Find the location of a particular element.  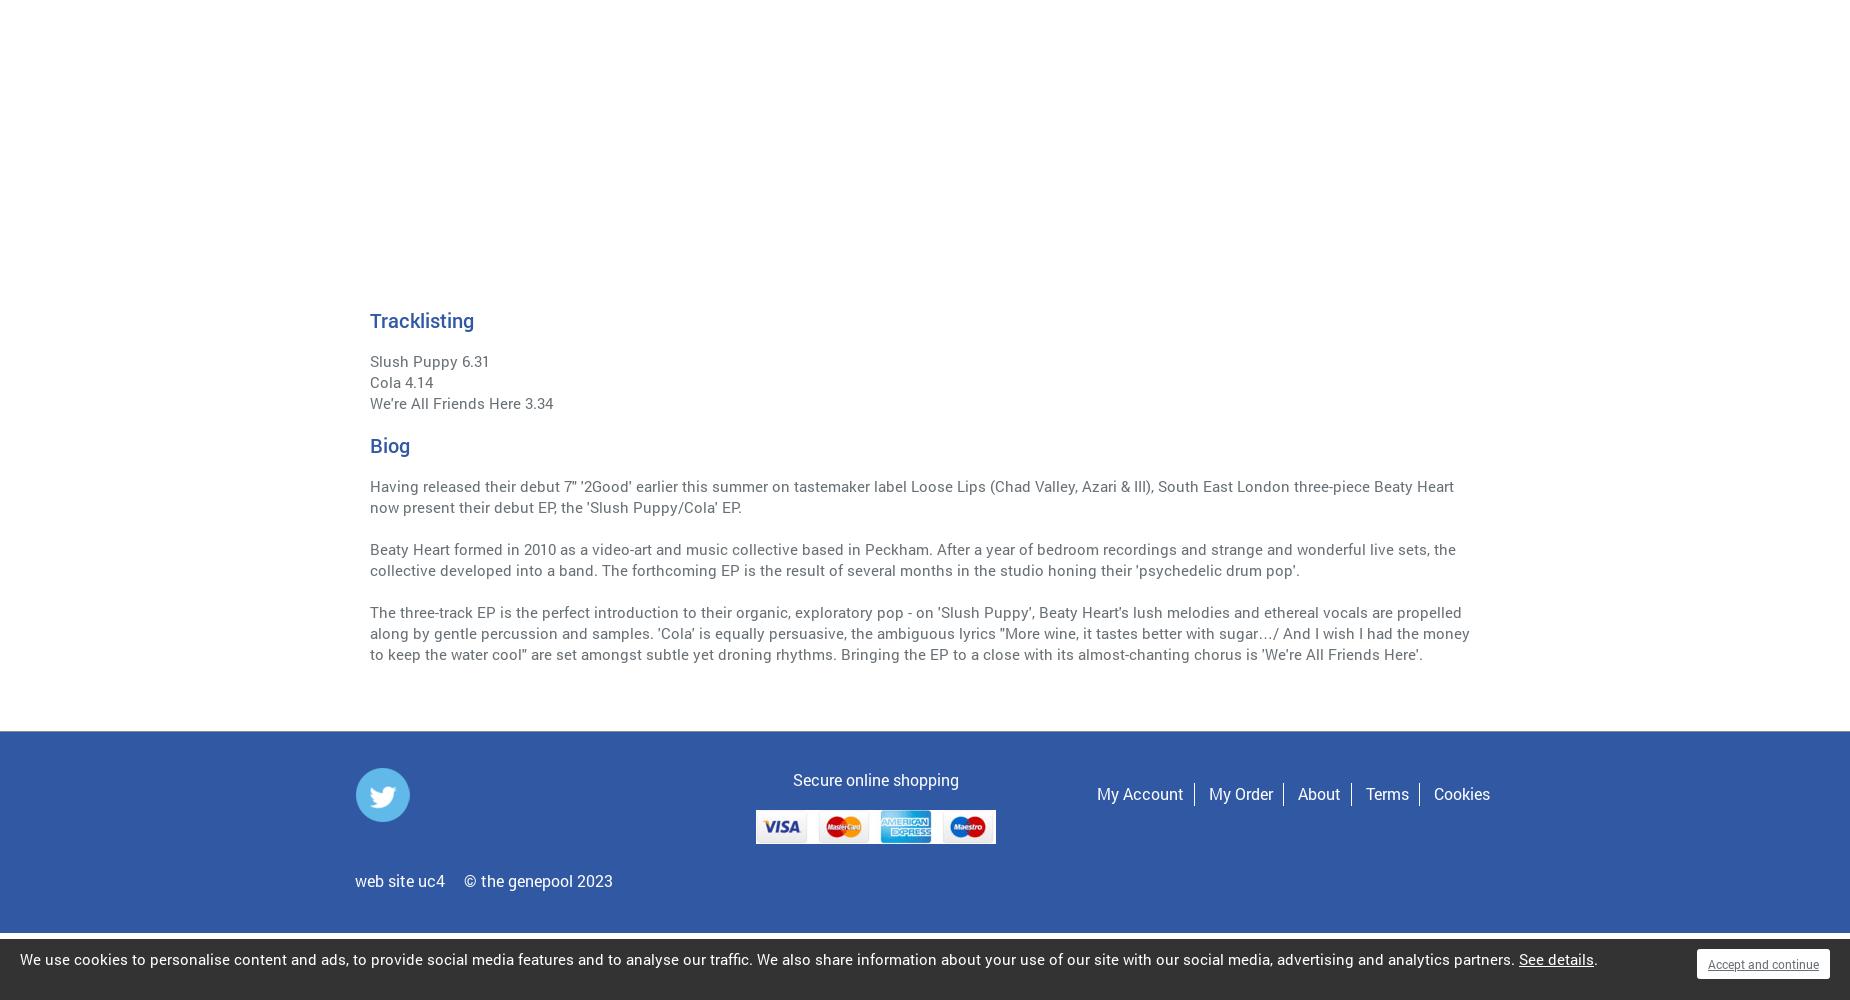

'We're All Friends Here 3.34' is located at coordinates (460, 403).